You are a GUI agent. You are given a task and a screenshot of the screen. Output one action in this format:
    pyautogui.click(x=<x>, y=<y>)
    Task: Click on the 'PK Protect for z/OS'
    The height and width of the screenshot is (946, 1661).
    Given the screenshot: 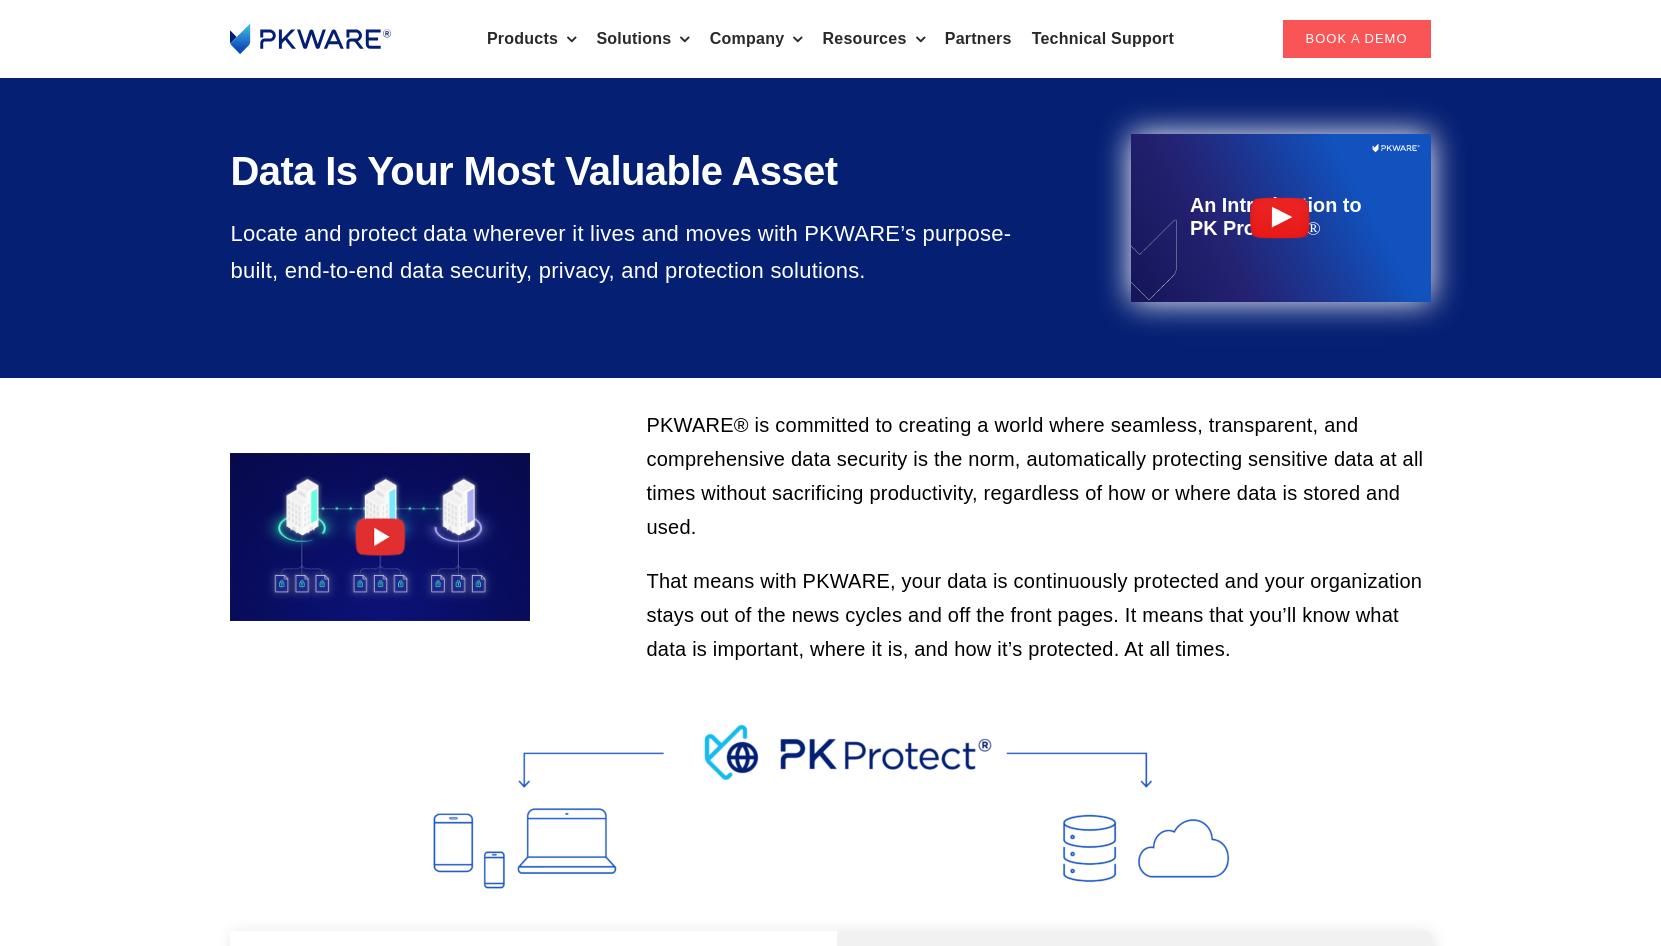 What is the action you would take?
    pyautogui.click(x=736, y=246)
    